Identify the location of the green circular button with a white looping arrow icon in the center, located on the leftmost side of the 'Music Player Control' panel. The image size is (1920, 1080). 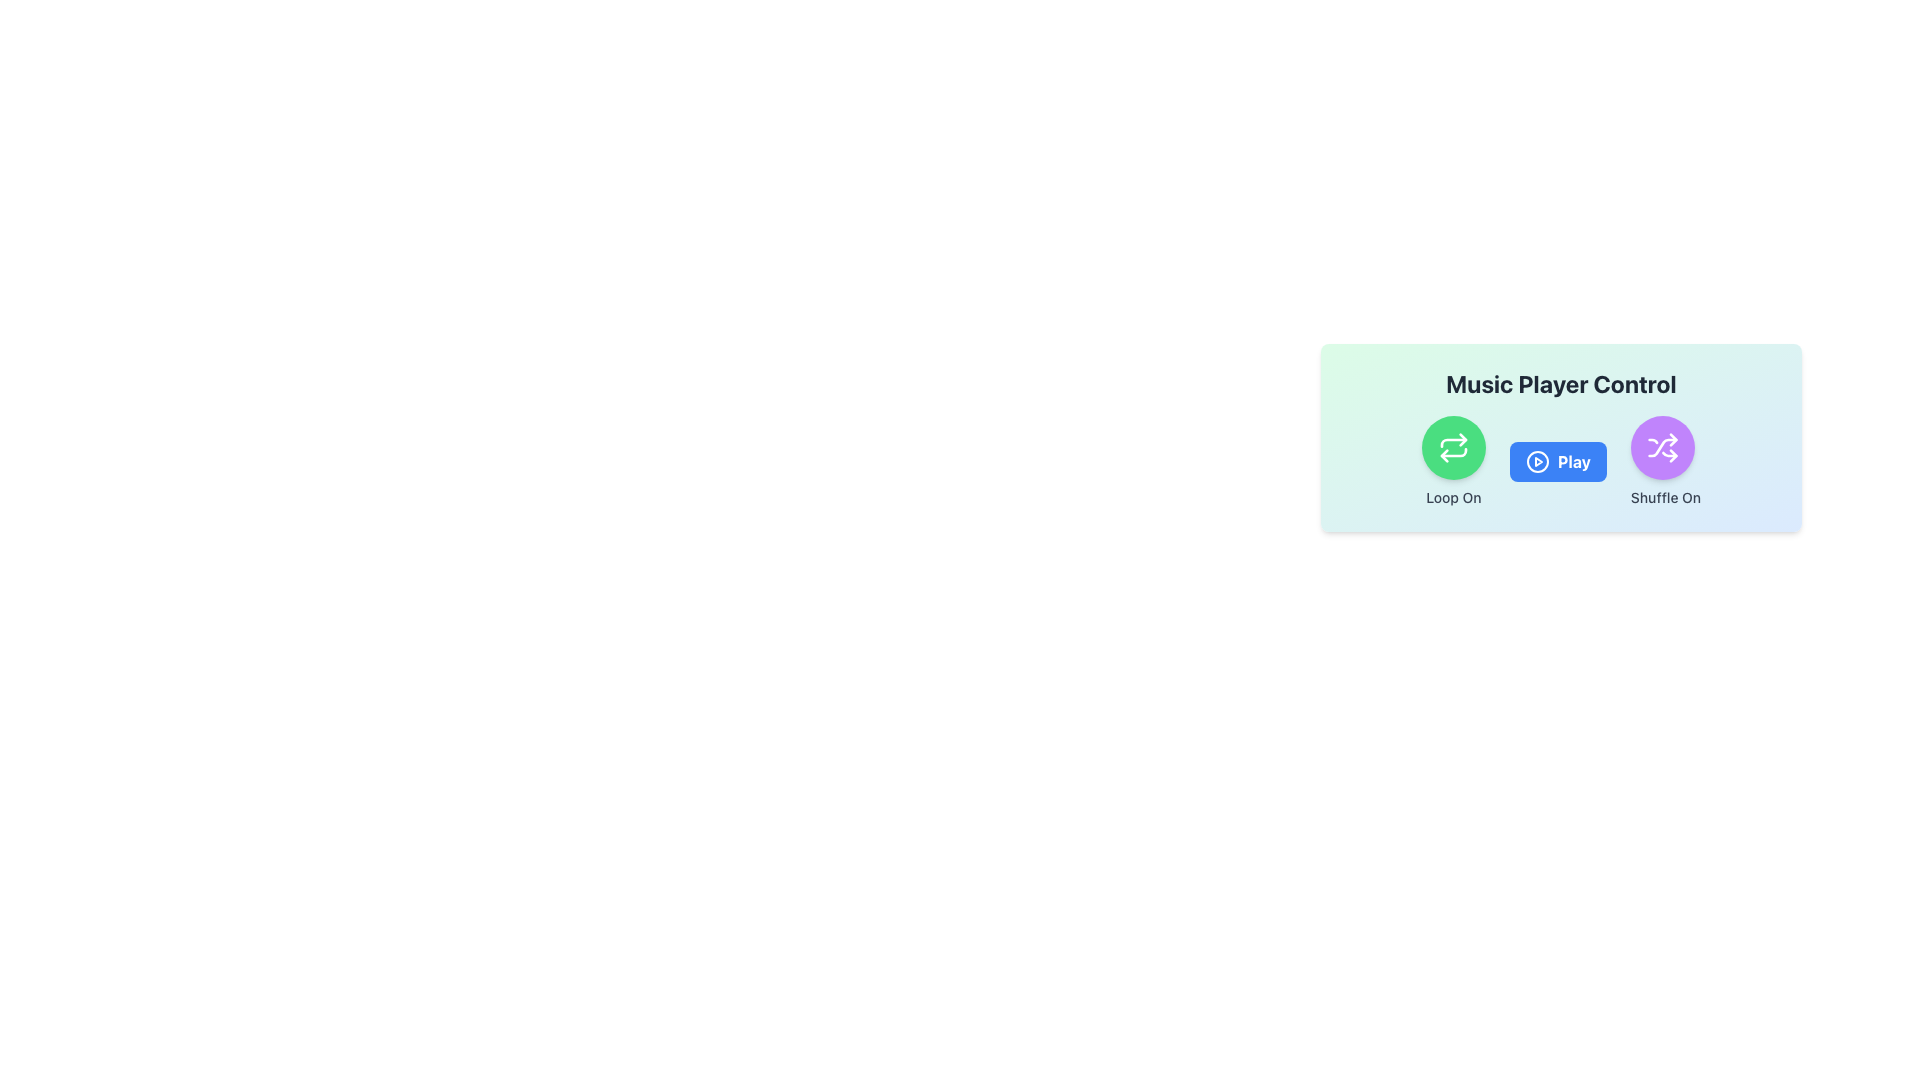
(1453, 446).